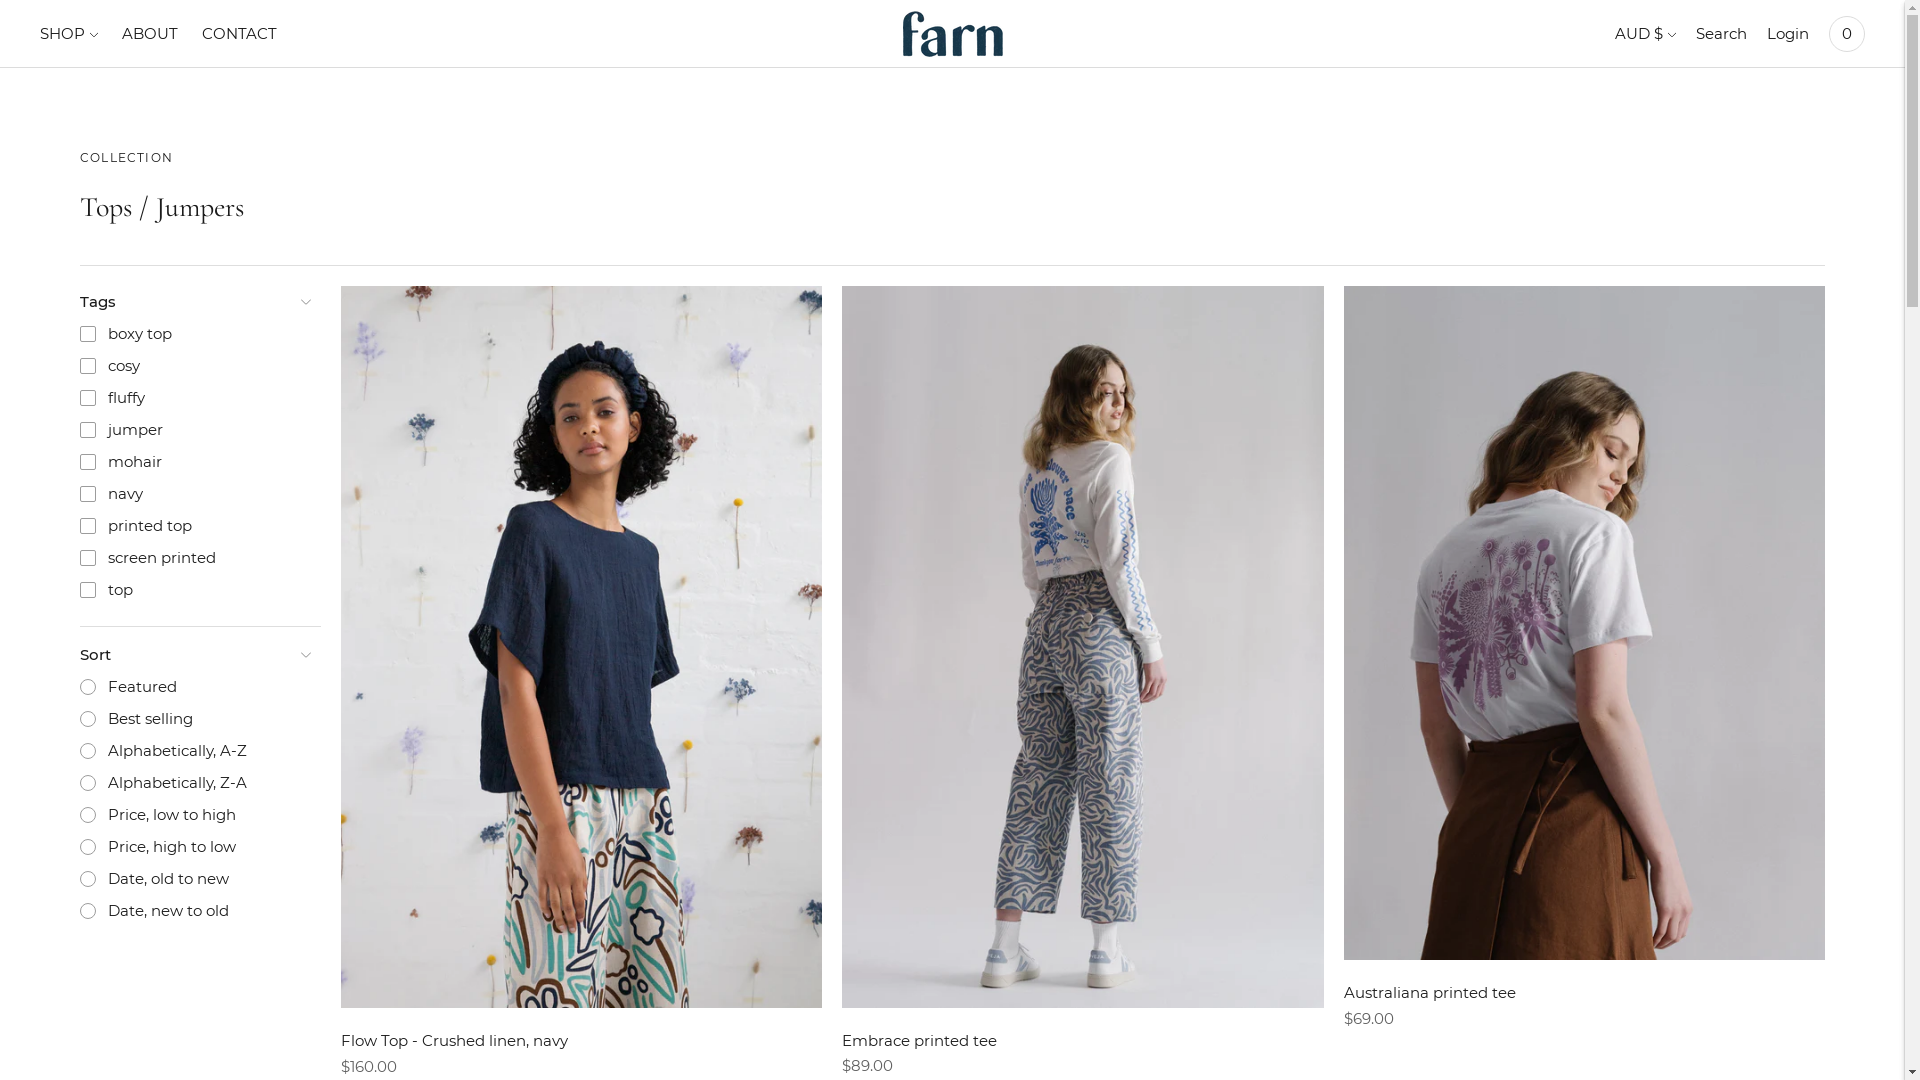 This screenshot has height=1080, width=1920. What do you see at coordinates (1846, 34) in the screenshot?
I see `'0'` at bounding box center [1846, 34].